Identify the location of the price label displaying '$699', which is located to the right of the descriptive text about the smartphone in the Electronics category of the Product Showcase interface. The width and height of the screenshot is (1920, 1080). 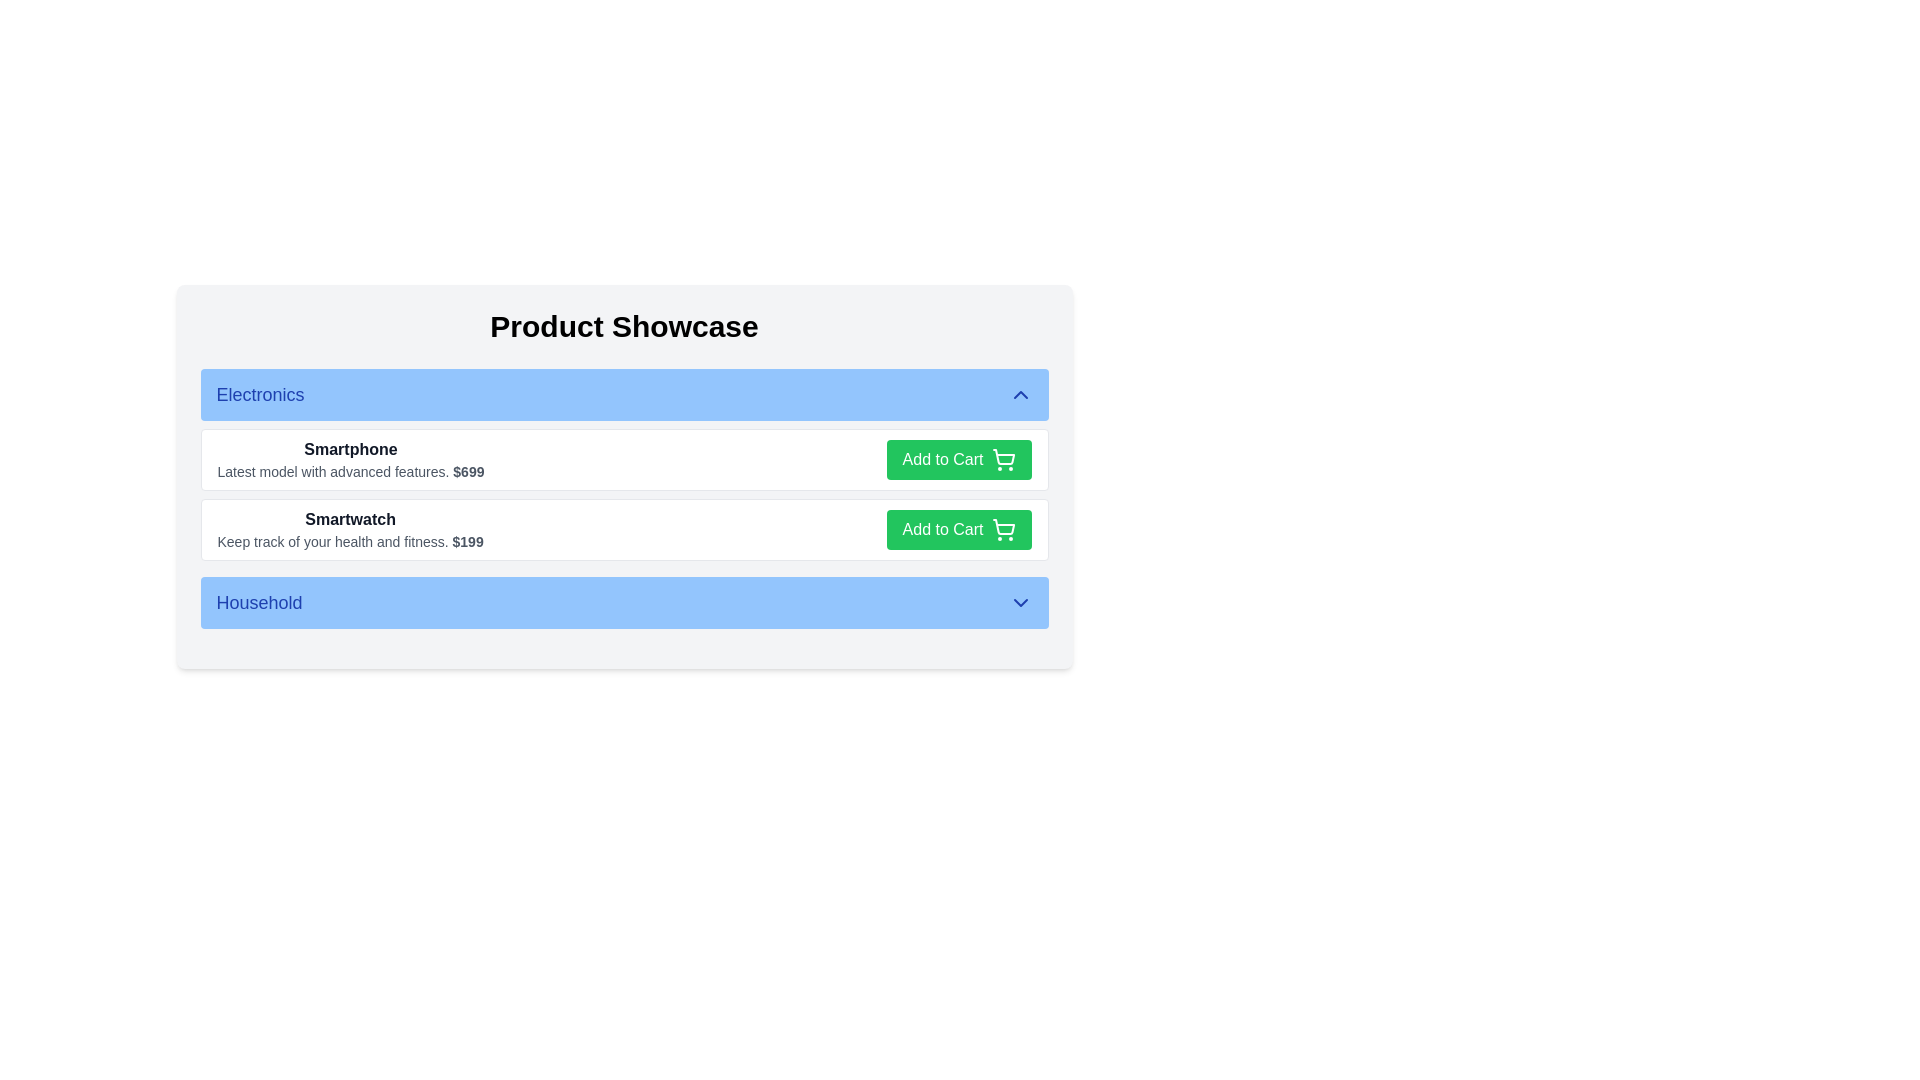
(467, 471).